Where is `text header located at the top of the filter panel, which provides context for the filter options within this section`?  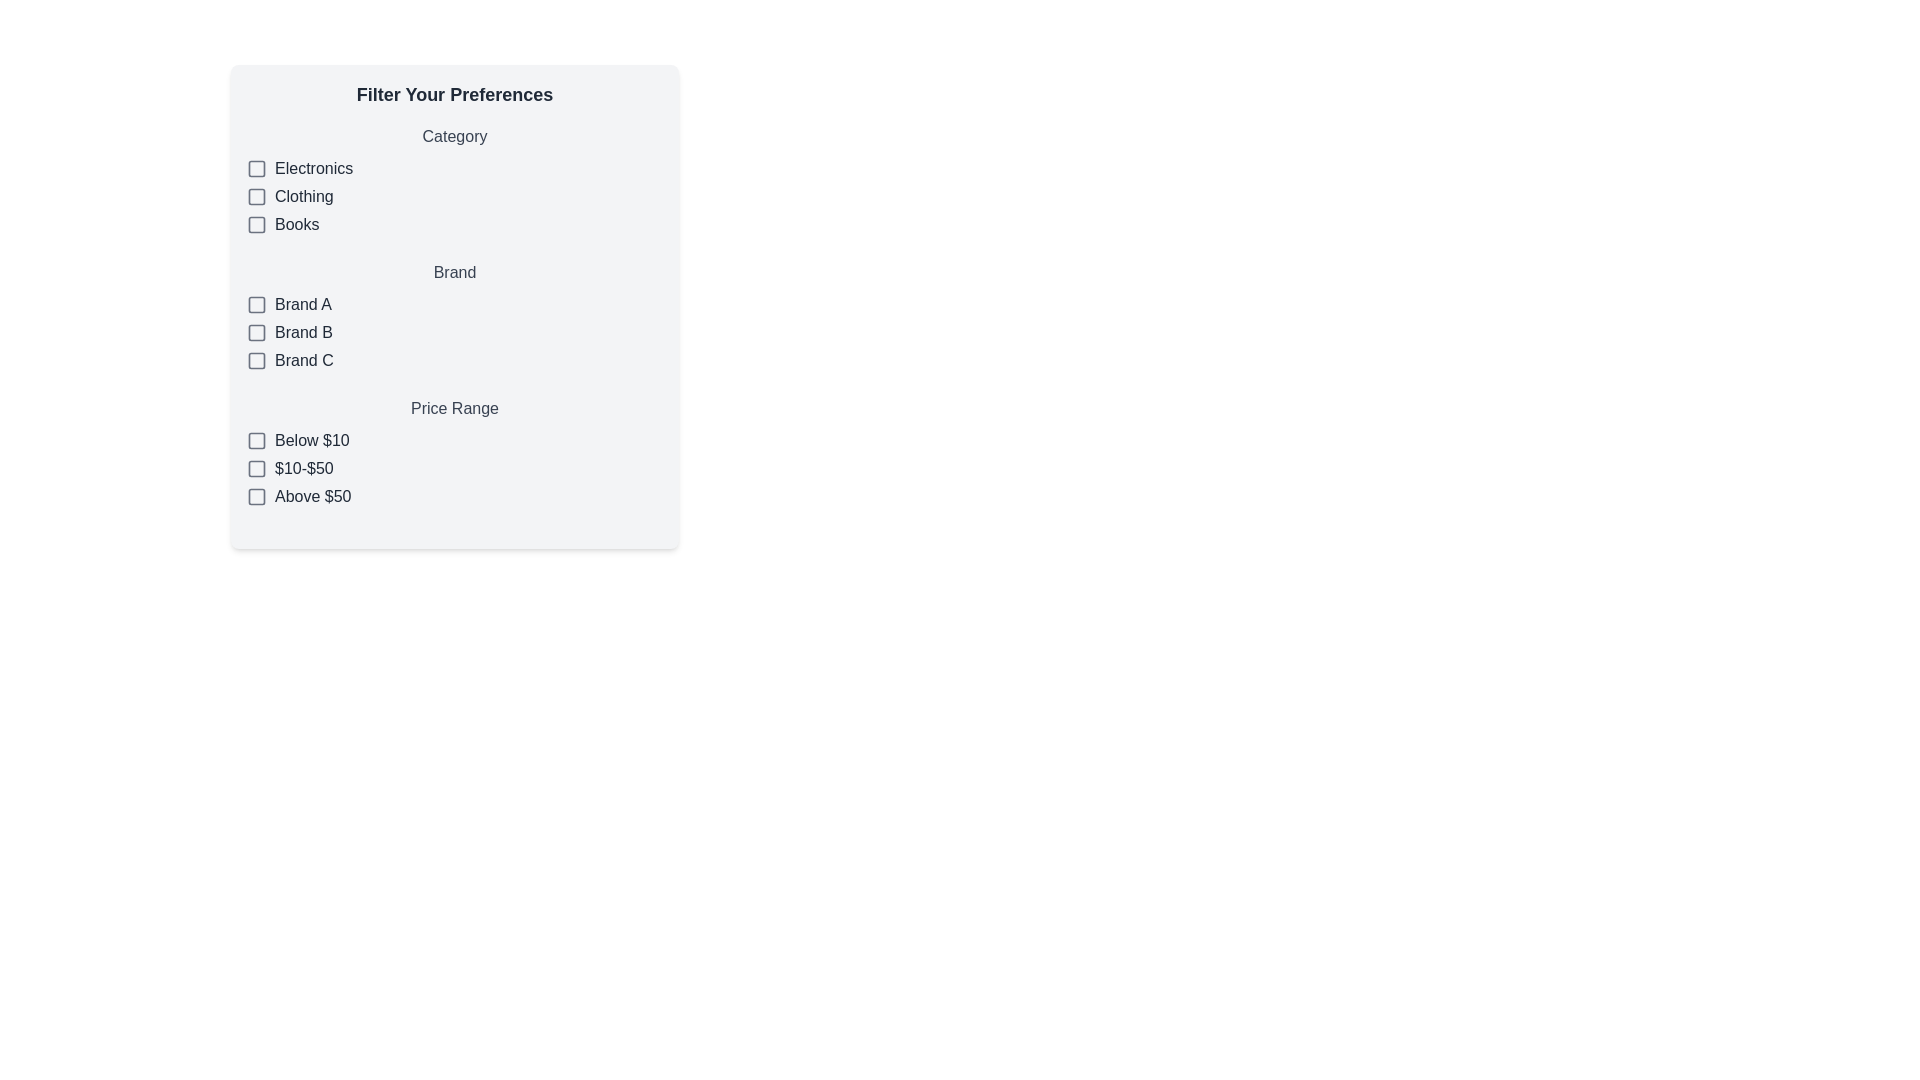 text header located at the top of the filter panel, which provides context for the filter options within this section is located at coordinates (454, 95).